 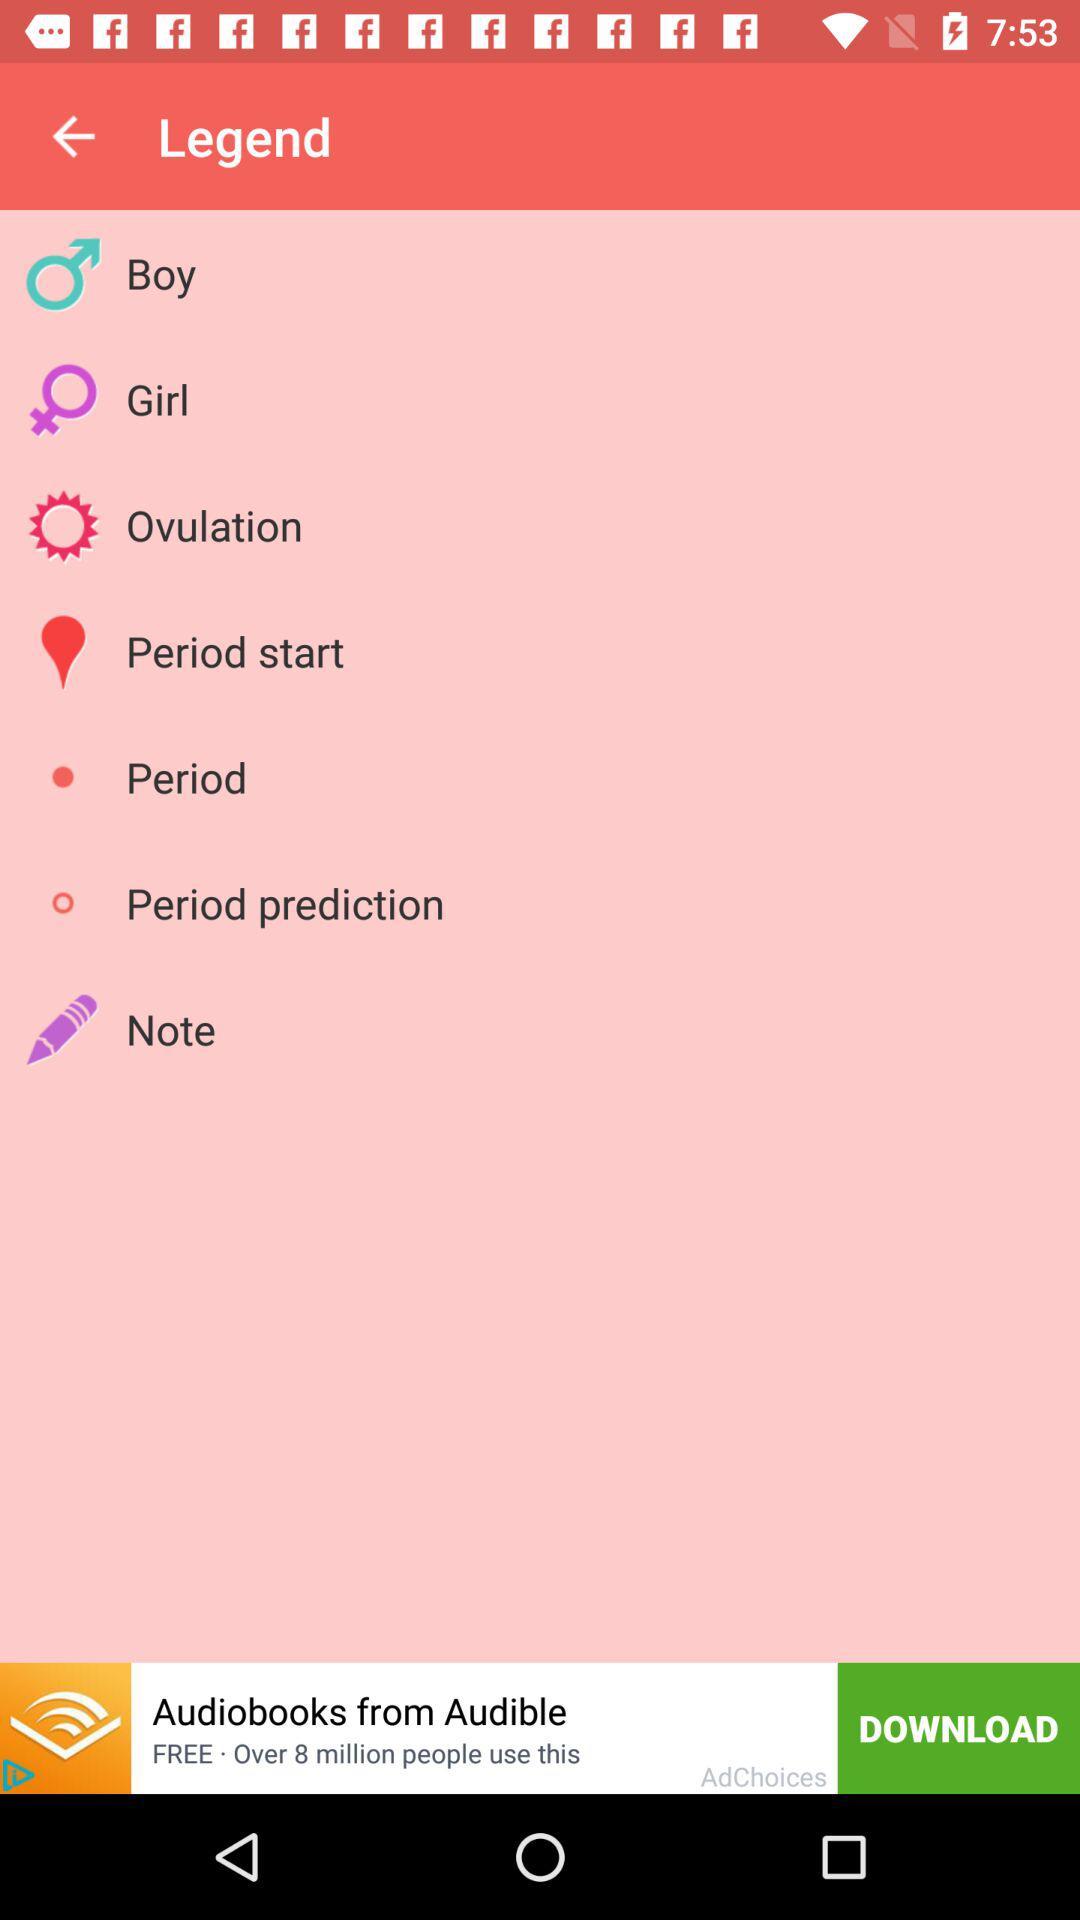 What do you see at coordinates (64, 1727) in the screenshot?
I see `the network_wifi icon` at bounding box center [64, 1727].